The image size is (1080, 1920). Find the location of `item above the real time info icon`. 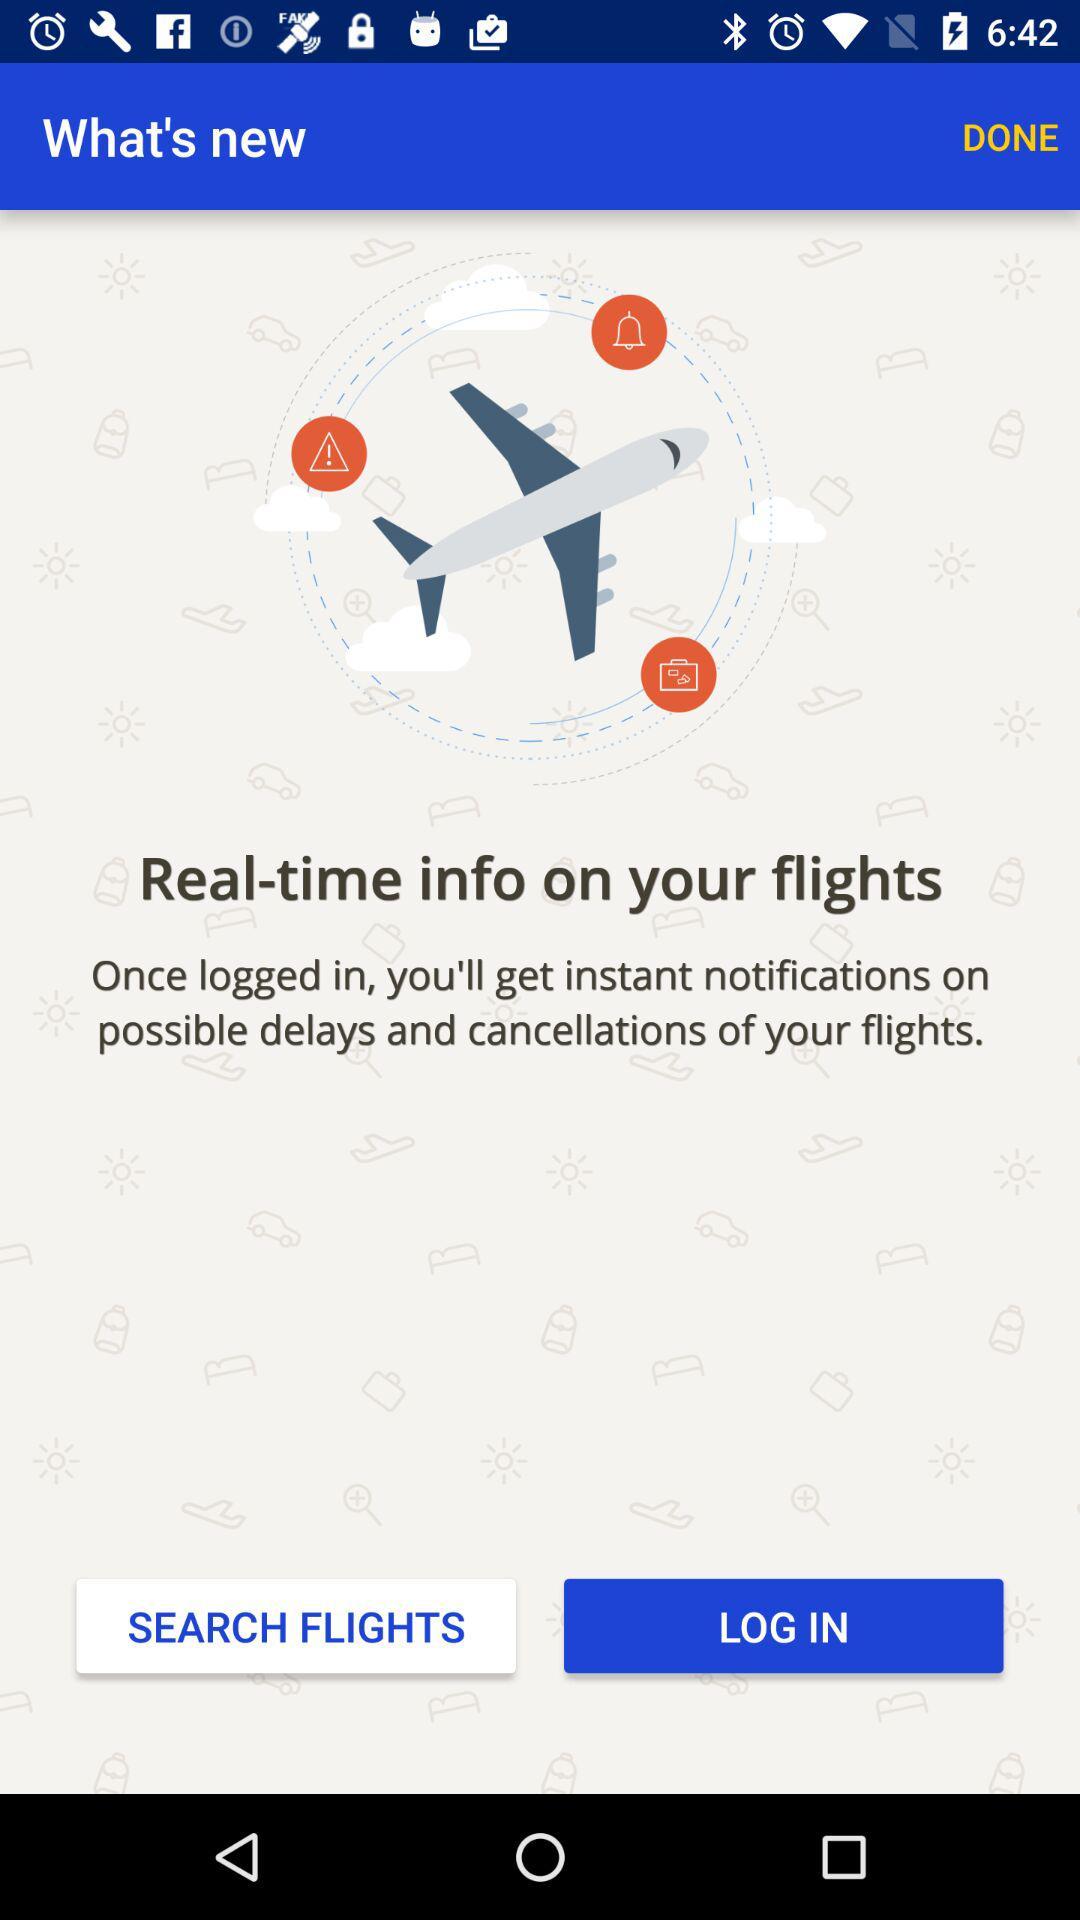

item above the real time info icon is located at coordinates (1010, 135).